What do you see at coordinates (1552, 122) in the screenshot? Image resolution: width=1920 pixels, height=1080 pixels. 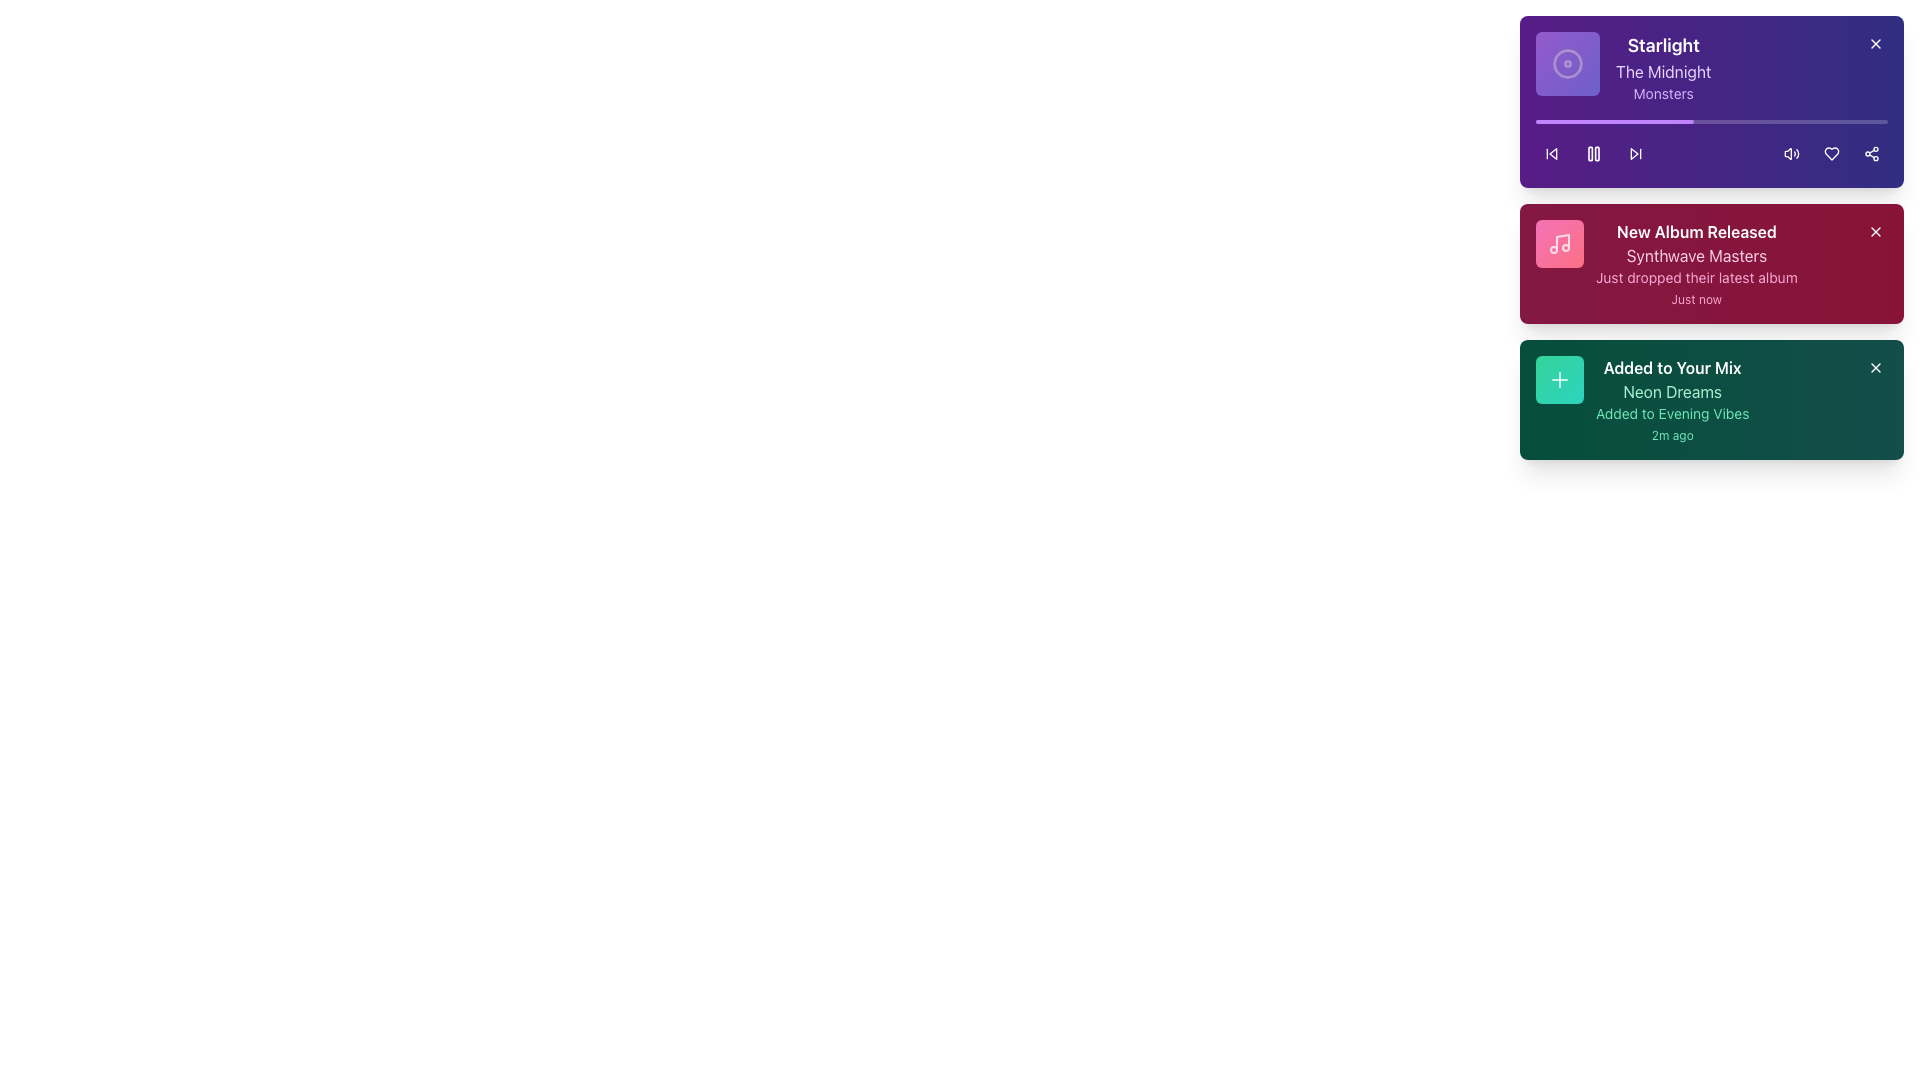 I see `the progress bar` at bounding box center [1552, 122].